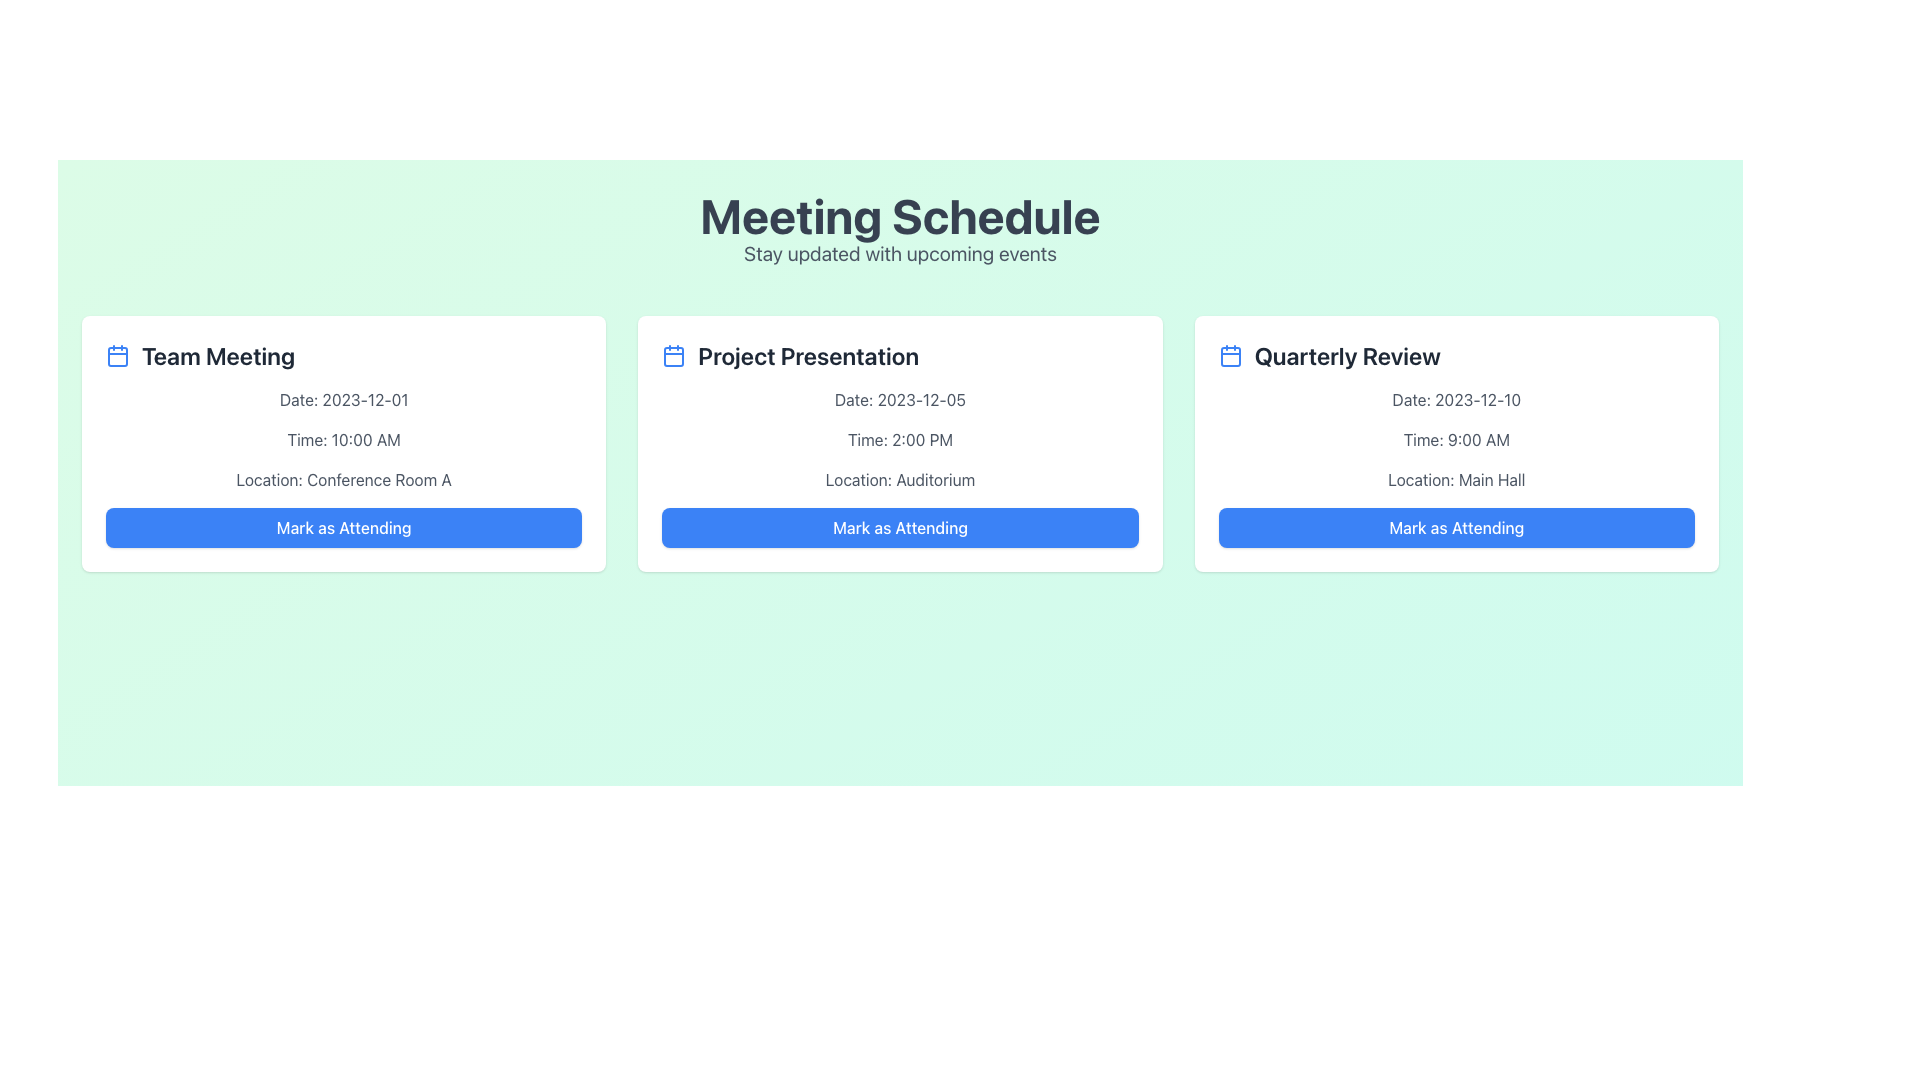 The image size is (1920, 1080). I want to click on the 'Project Presentation' text label with a blue calendar icon, located in the upper portion of the central event card, so click(899, 354).